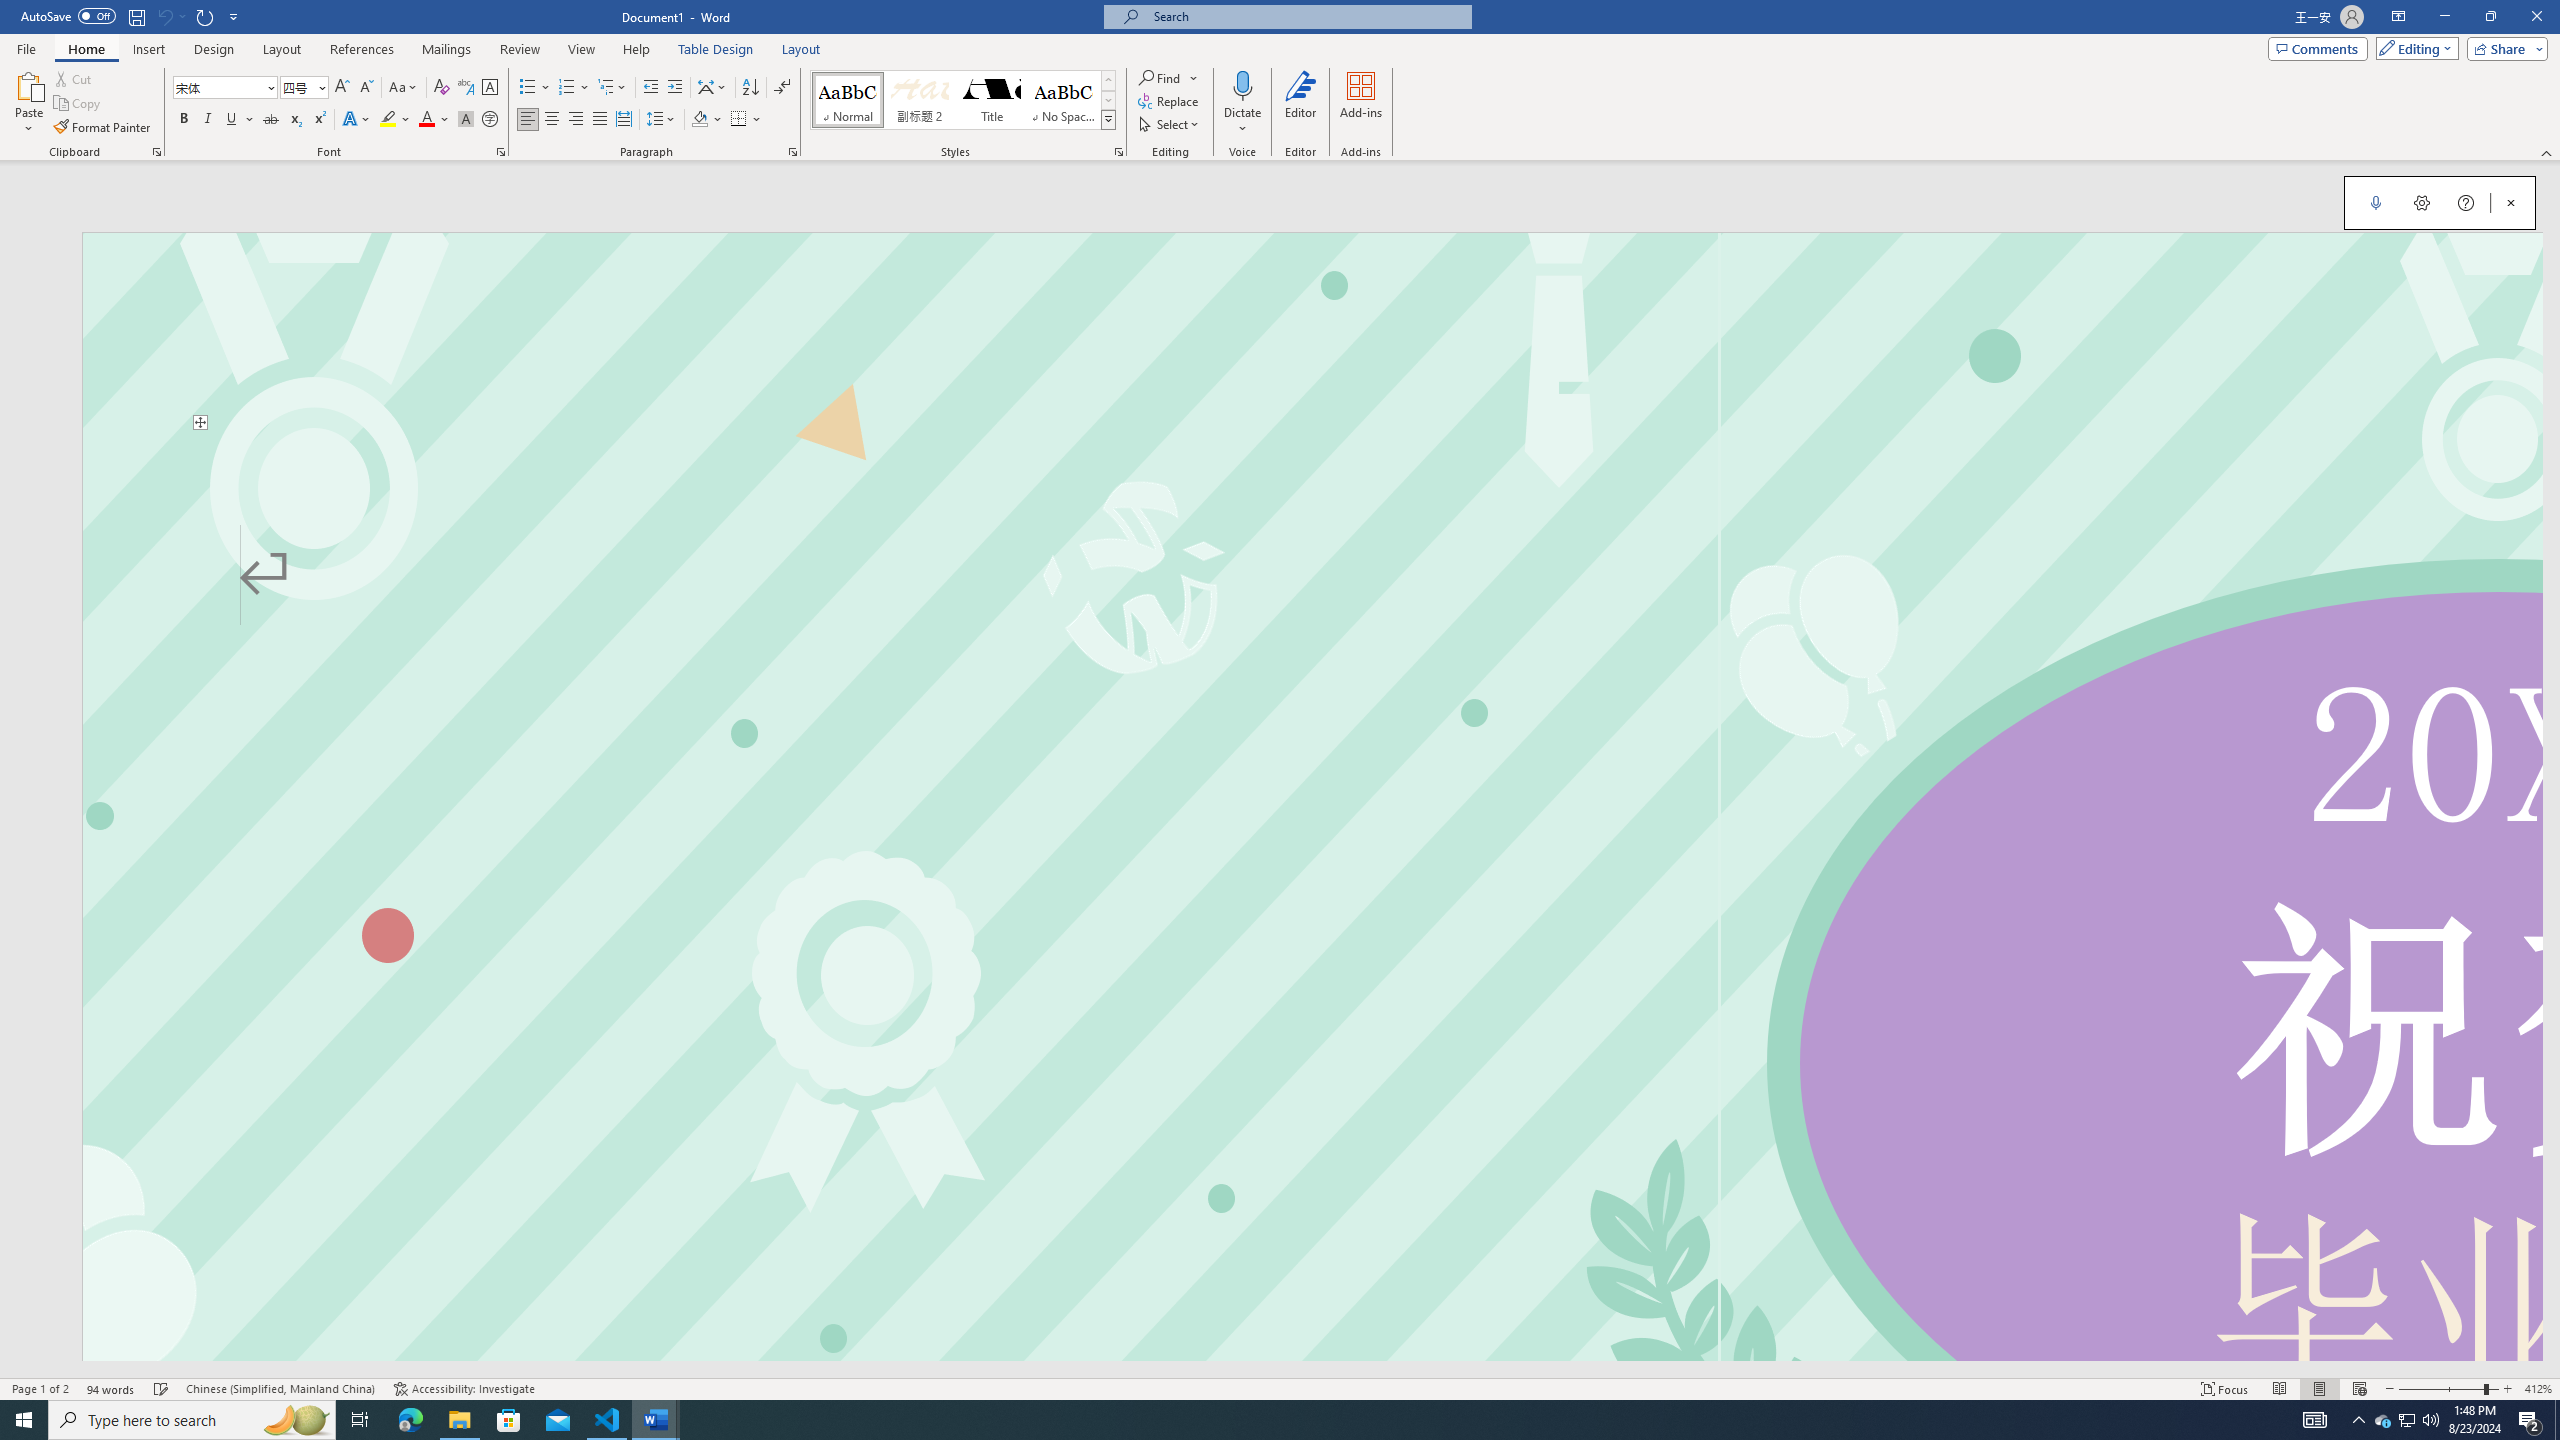 Image resolution: width=2560 pixels, height=1440 pixels. Describe the element at coordinates (991, 99) in the screenshot. I see `'Title'` at that location.